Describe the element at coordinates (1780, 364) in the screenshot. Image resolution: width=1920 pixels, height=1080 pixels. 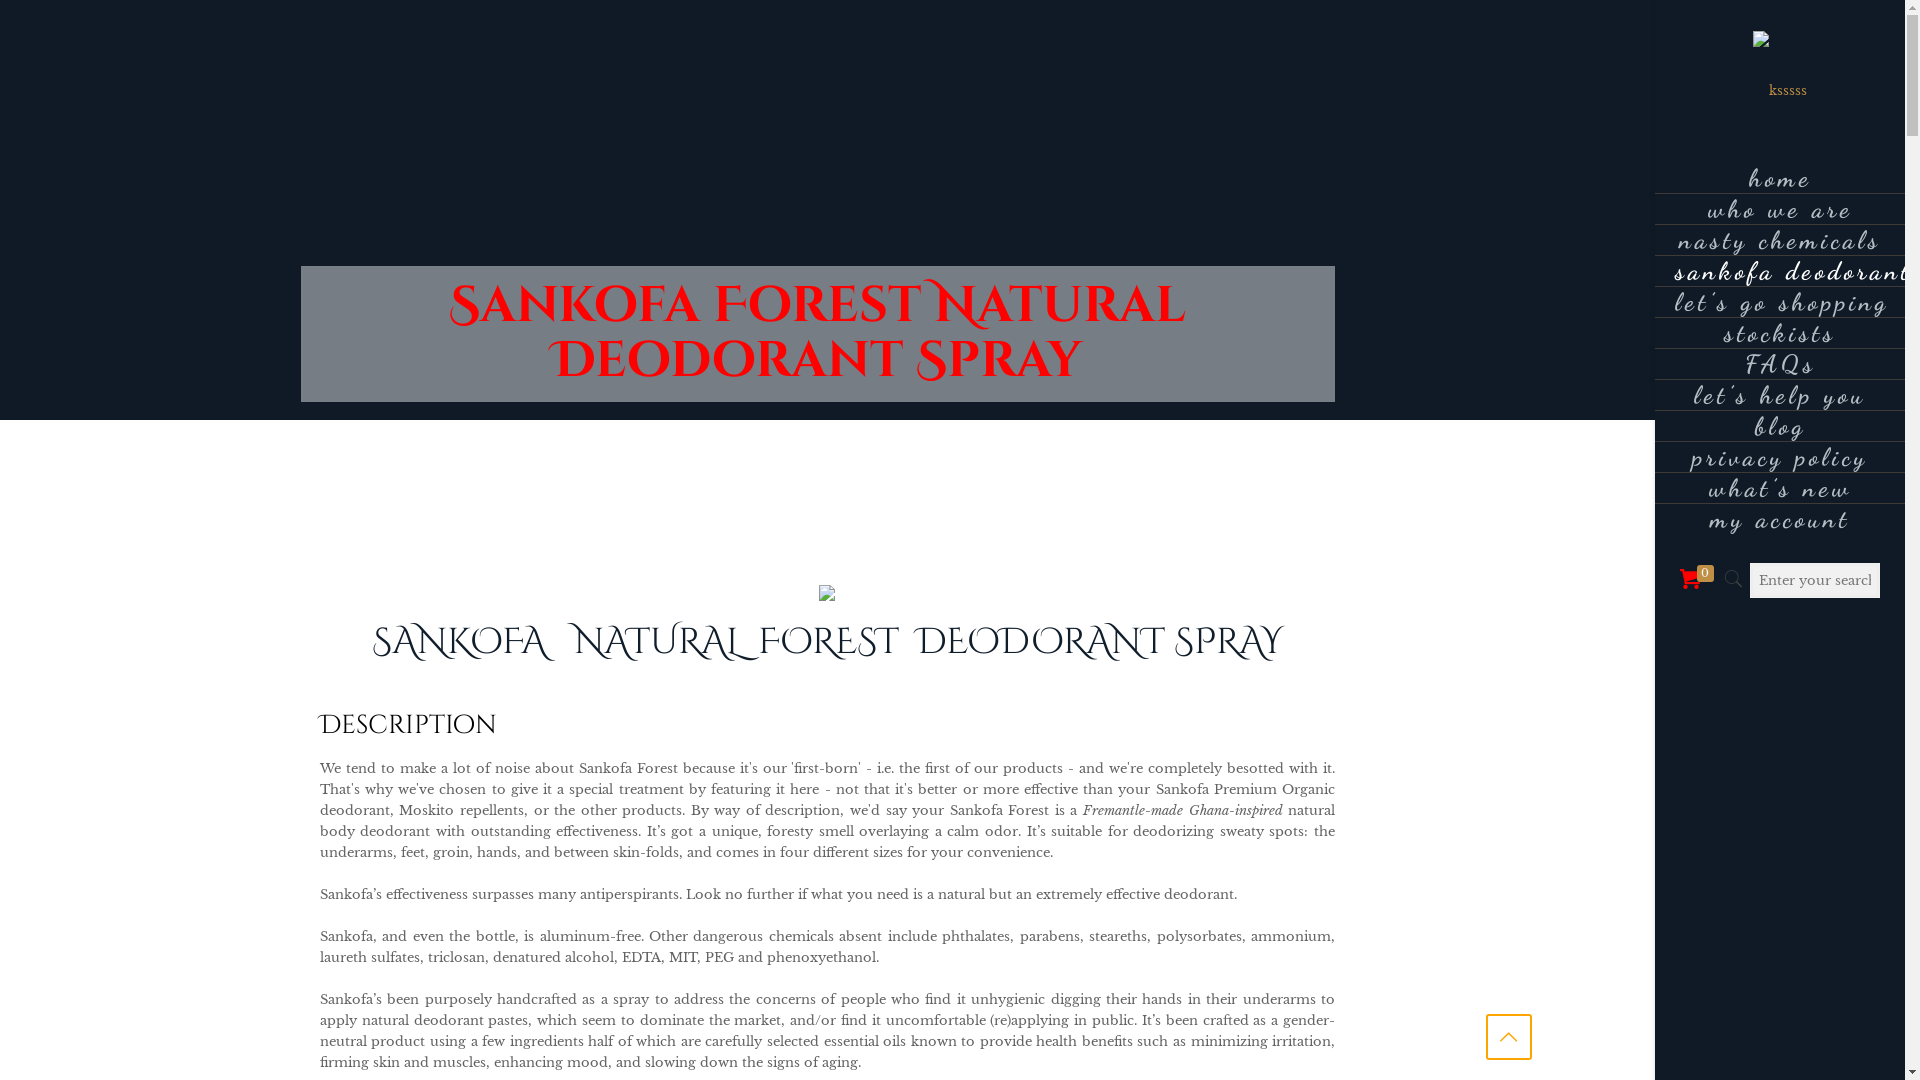
I see `'FAQs'` at that location.